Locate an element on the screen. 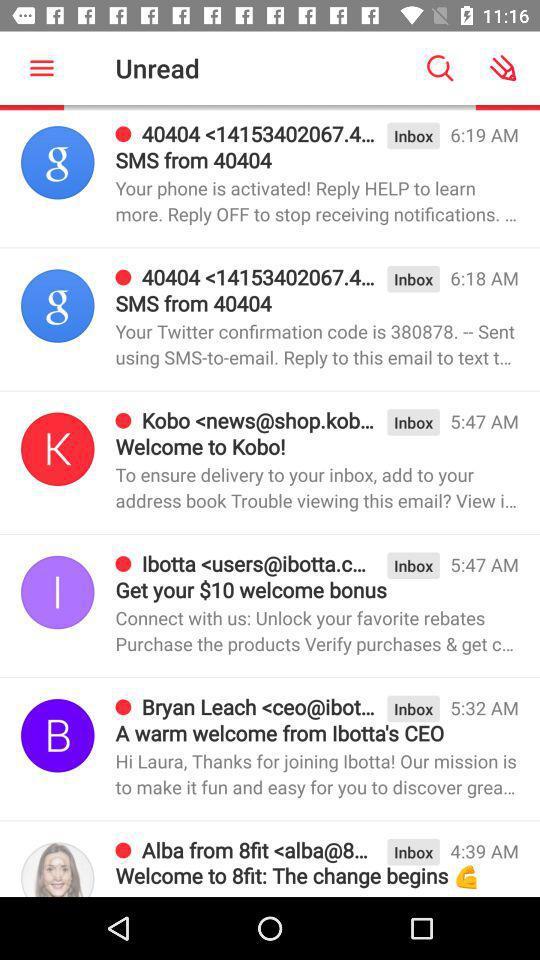 The width and height of the screenshot is (540, 960). the avatar icon is located at coordinates (57, 868).